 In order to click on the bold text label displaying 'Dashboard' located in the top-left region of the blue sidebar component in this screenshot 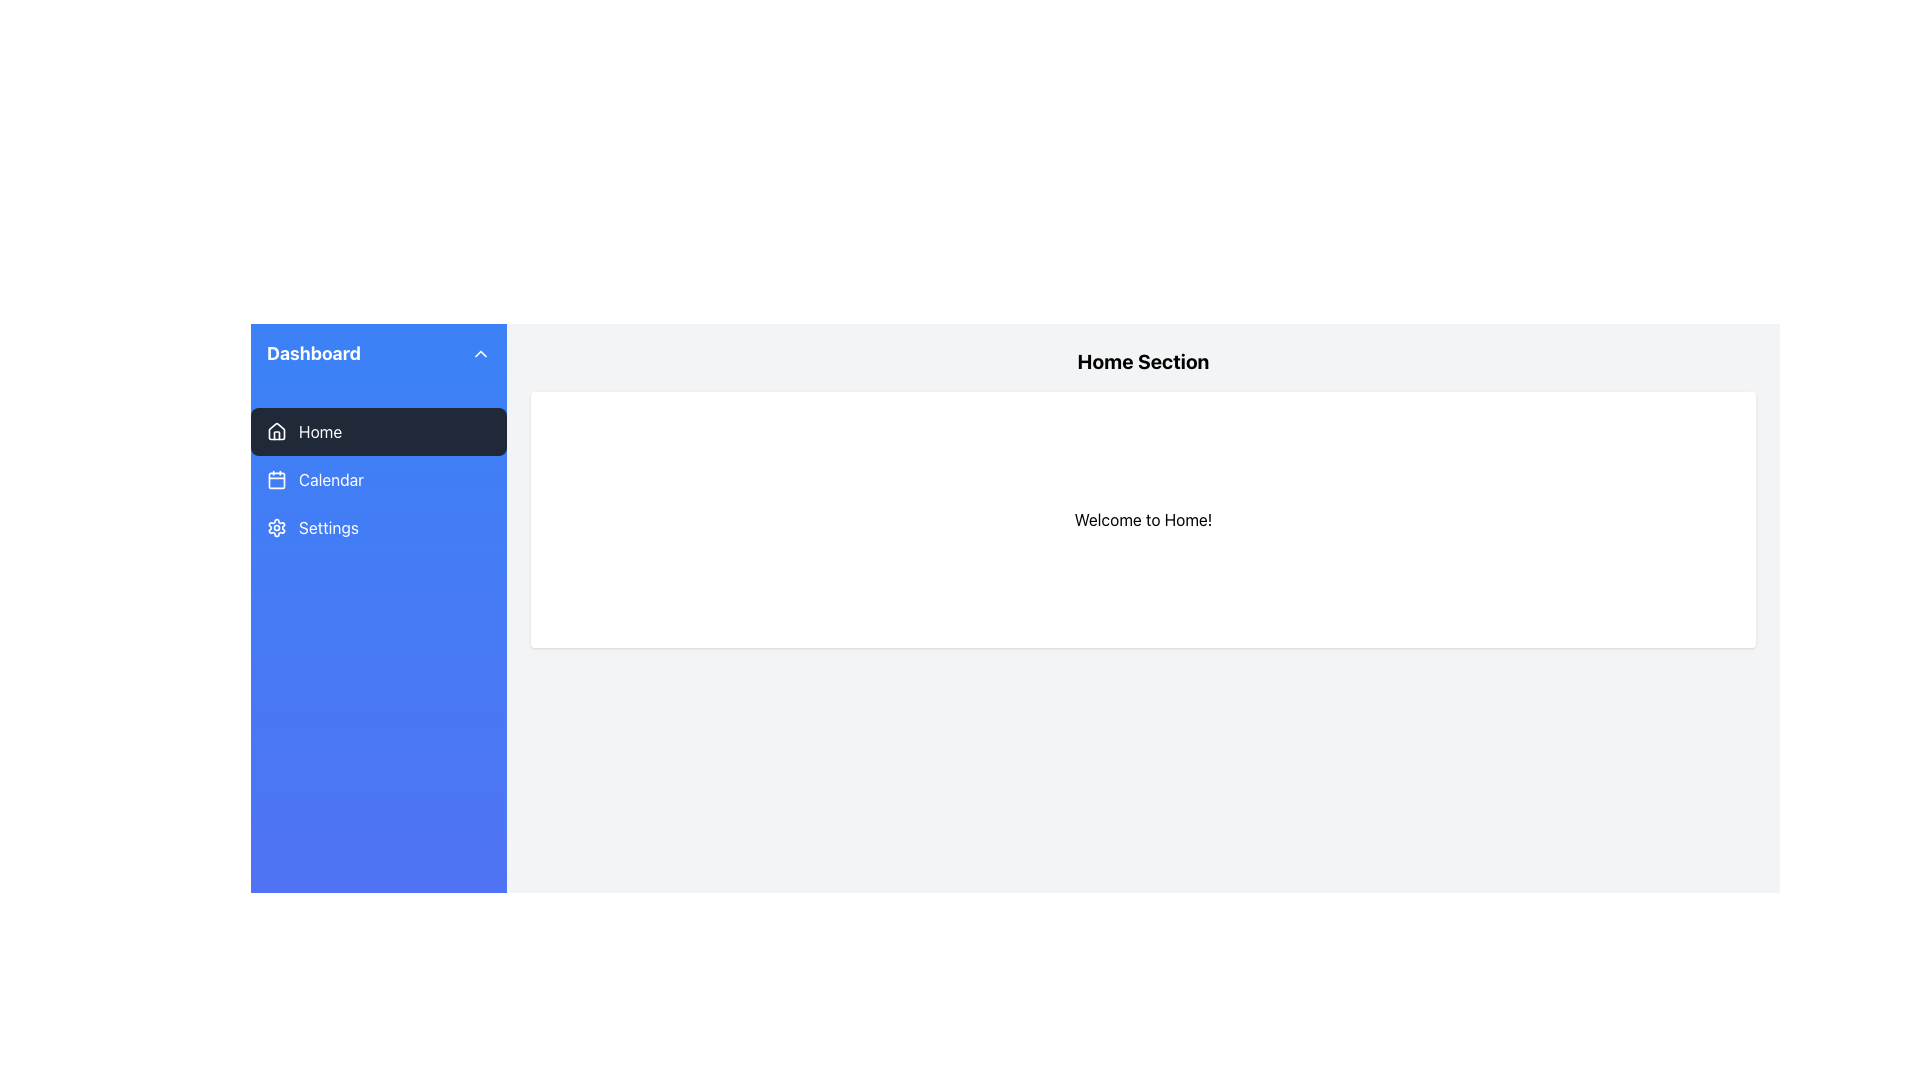, I will do `click(313, 353)`.